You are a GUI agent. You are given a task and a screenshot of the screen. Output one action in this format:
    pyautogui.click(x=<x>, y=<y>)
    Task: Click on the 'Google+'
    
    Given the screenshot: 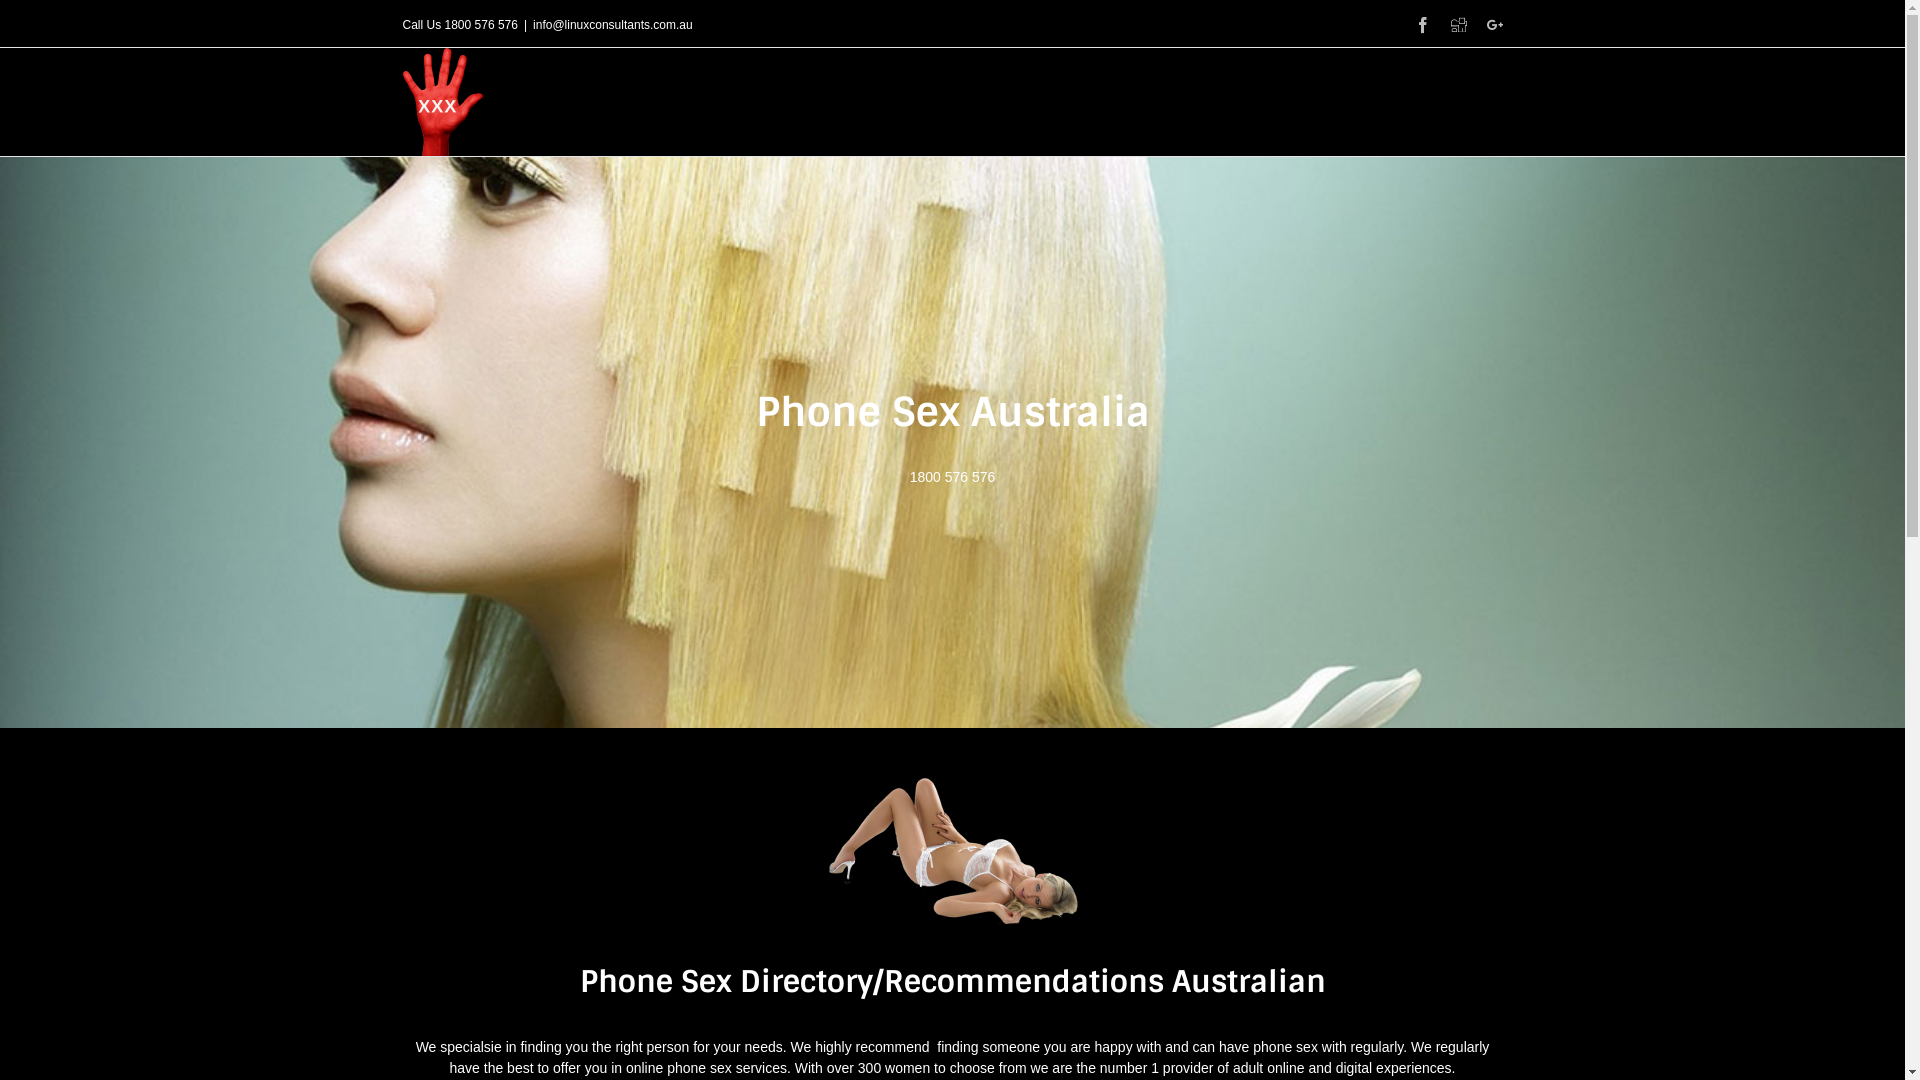 What is the action you would take?
    pyautogui.click(x=1486, y=24)
    